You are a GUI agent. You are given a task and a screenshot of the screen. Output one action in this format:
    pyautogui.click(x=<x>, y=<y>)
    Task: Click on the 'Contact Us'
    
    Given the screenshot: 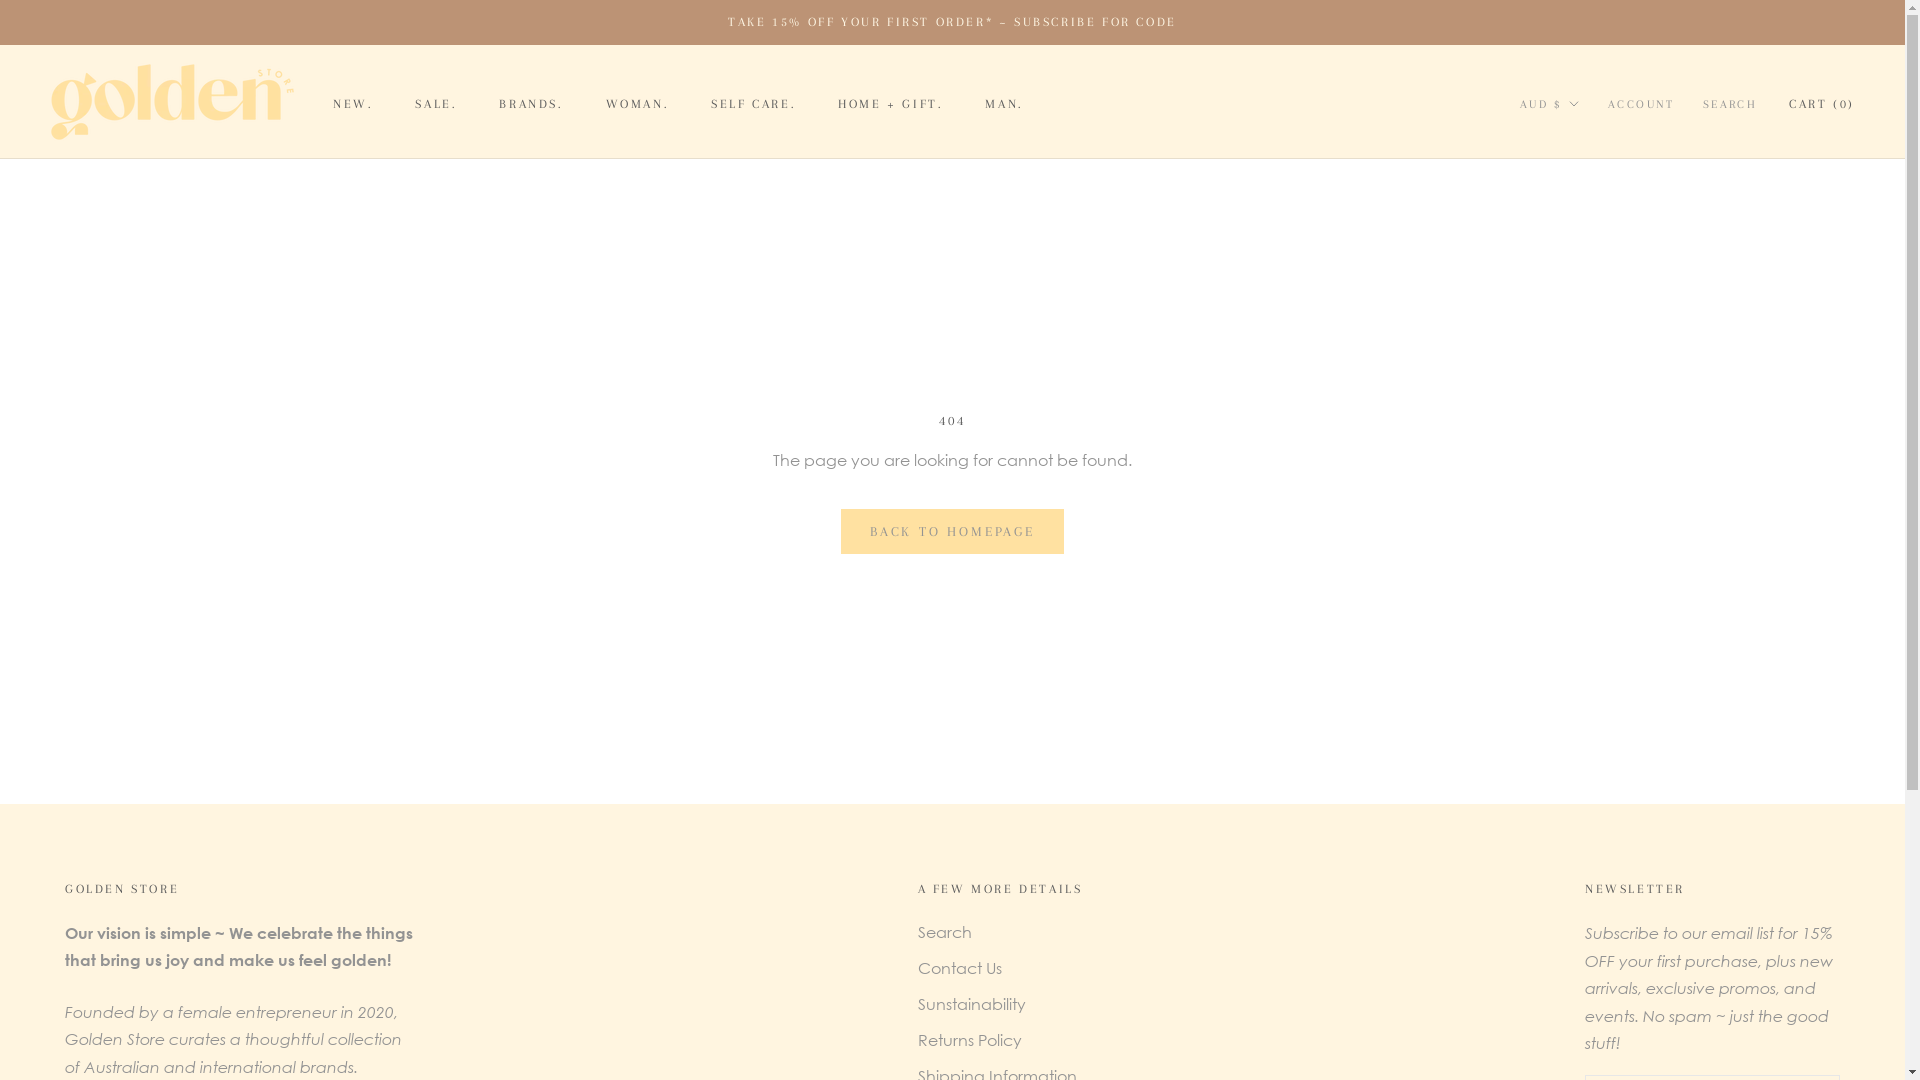 What is the action you would take?
    pyautogui.click(x=916, y=967)
    